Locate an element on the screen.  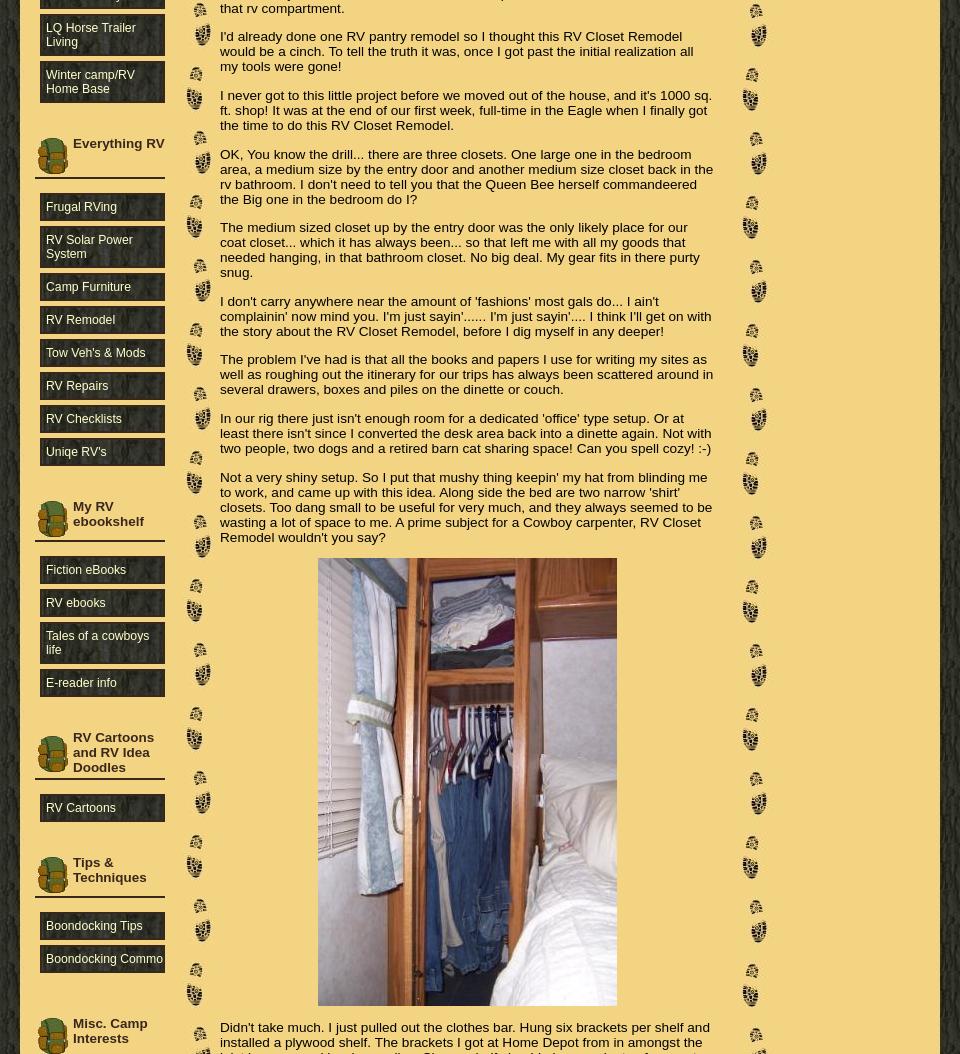
'RV Solar Power System' is located at coordinates (44, 246).